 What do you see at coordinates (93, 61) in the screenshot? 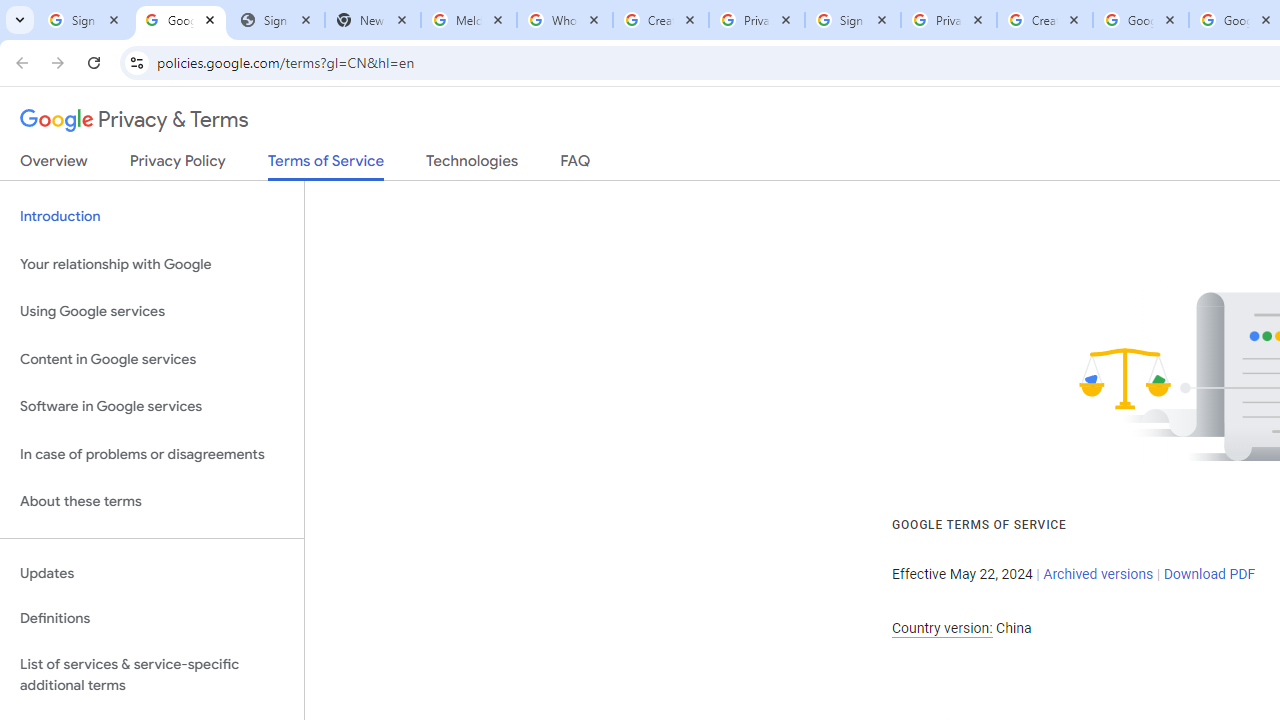
I see `'Reload'` at bounding box center [93, 61].